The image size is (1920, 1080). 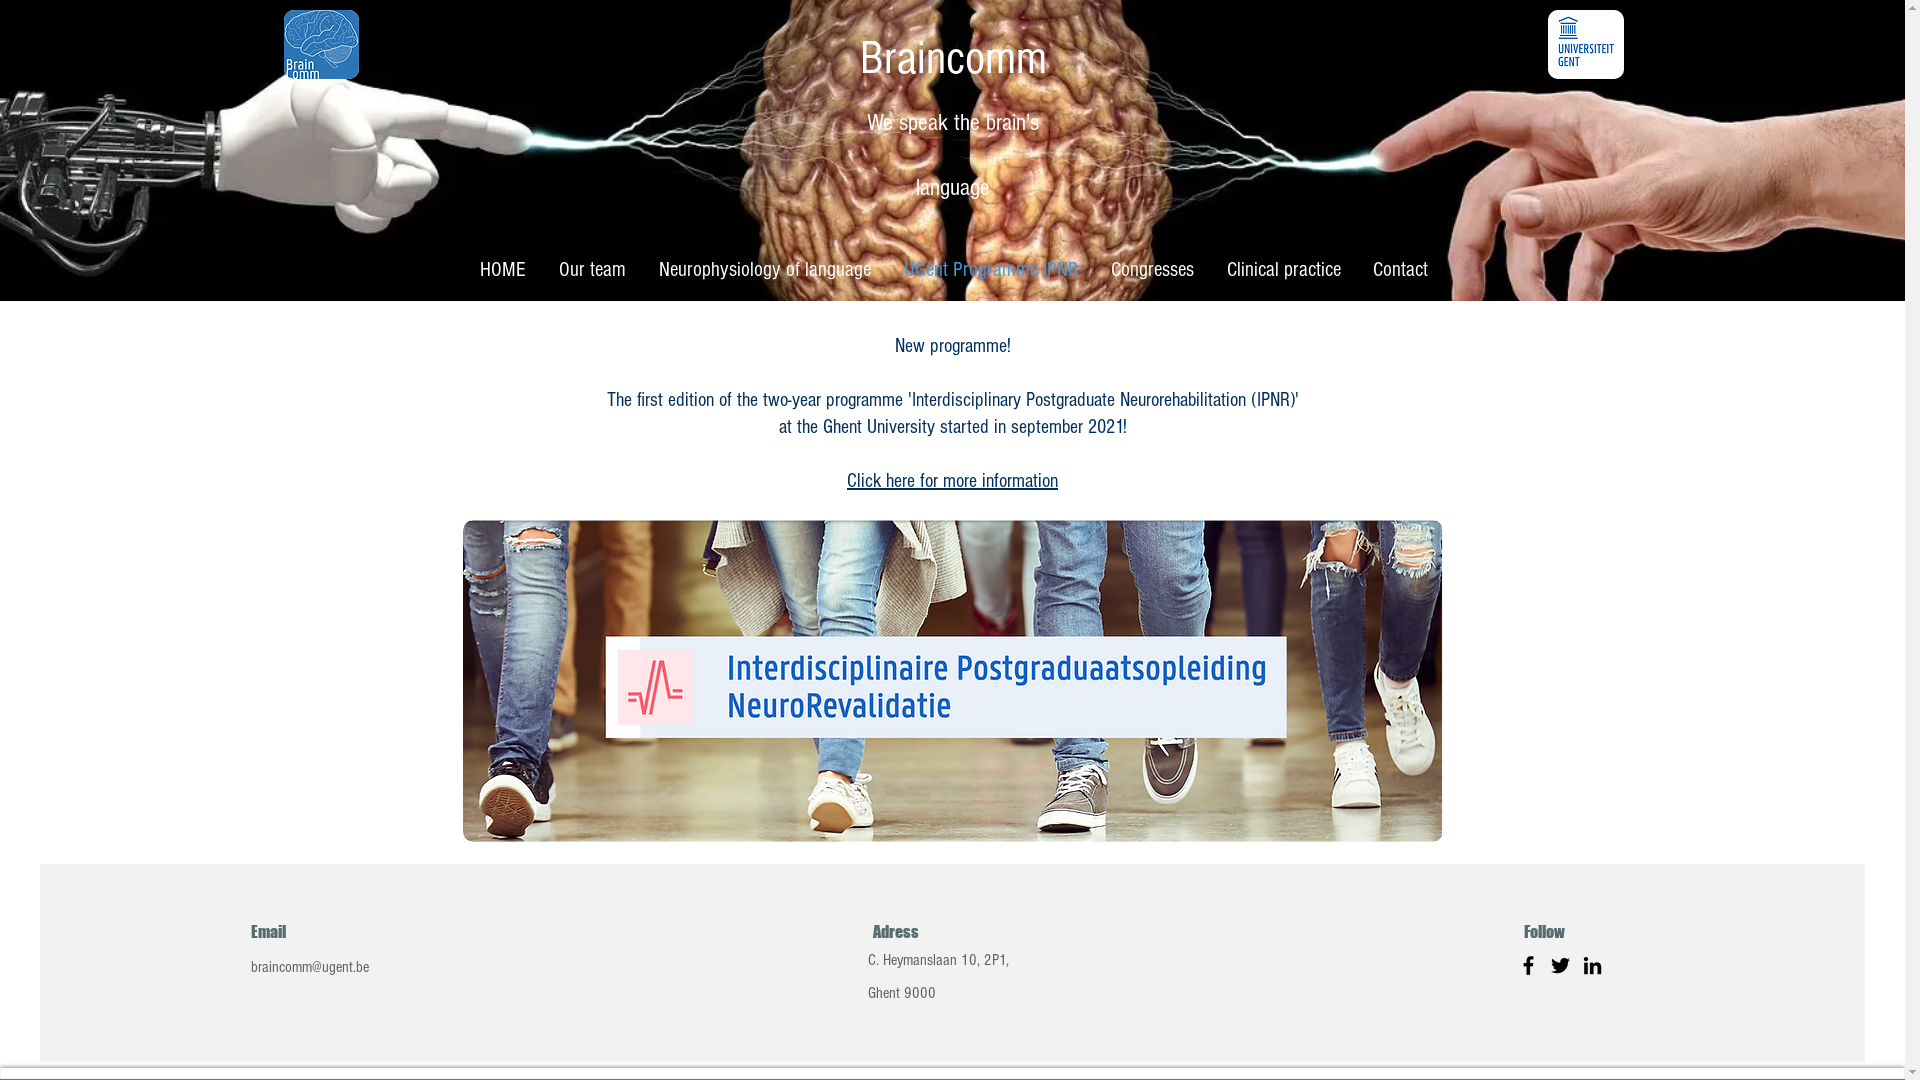 What do you see at coordinates (937, 1009) in the screenshot?
I see `'Ghent 9000'` at bounding box center [937, 1009].